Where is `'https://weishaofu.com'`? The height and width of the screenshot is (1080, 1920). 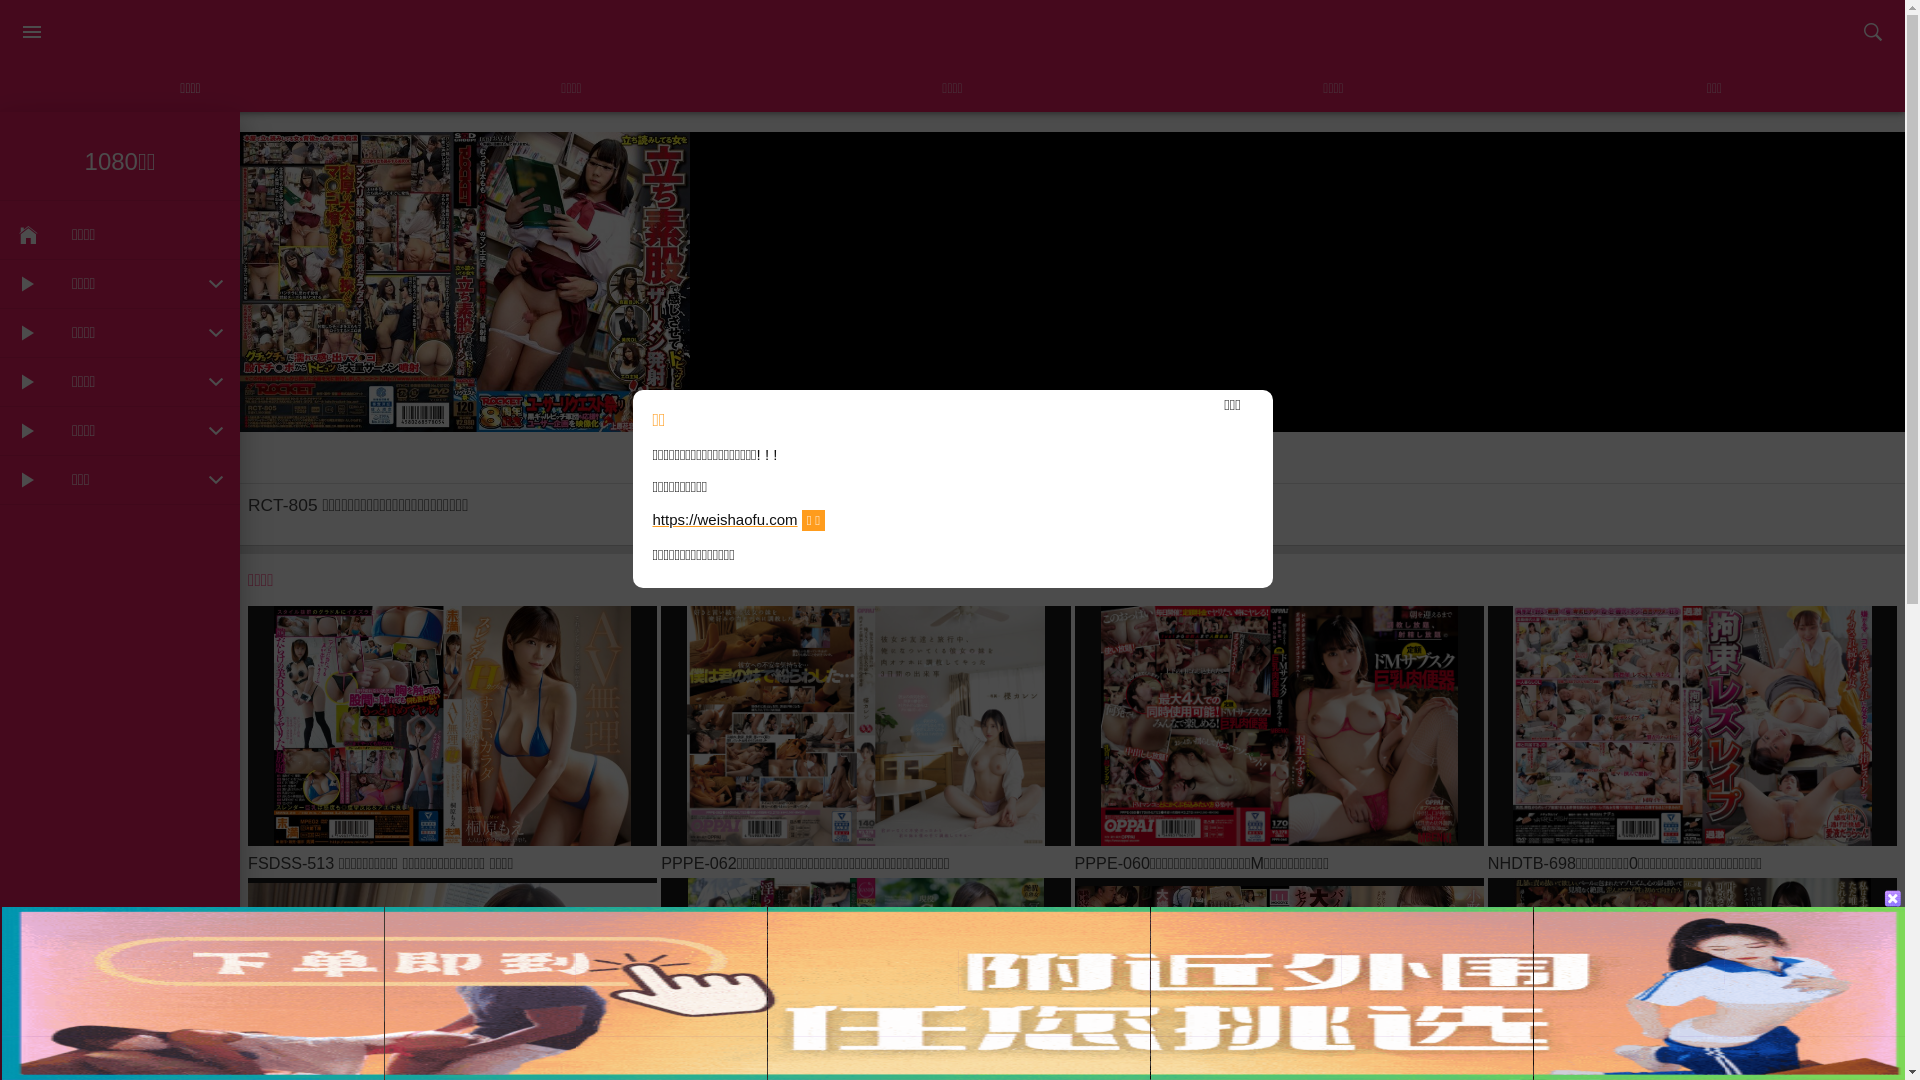 'https://weishaofu.com' is located at coordinates (723, 518).